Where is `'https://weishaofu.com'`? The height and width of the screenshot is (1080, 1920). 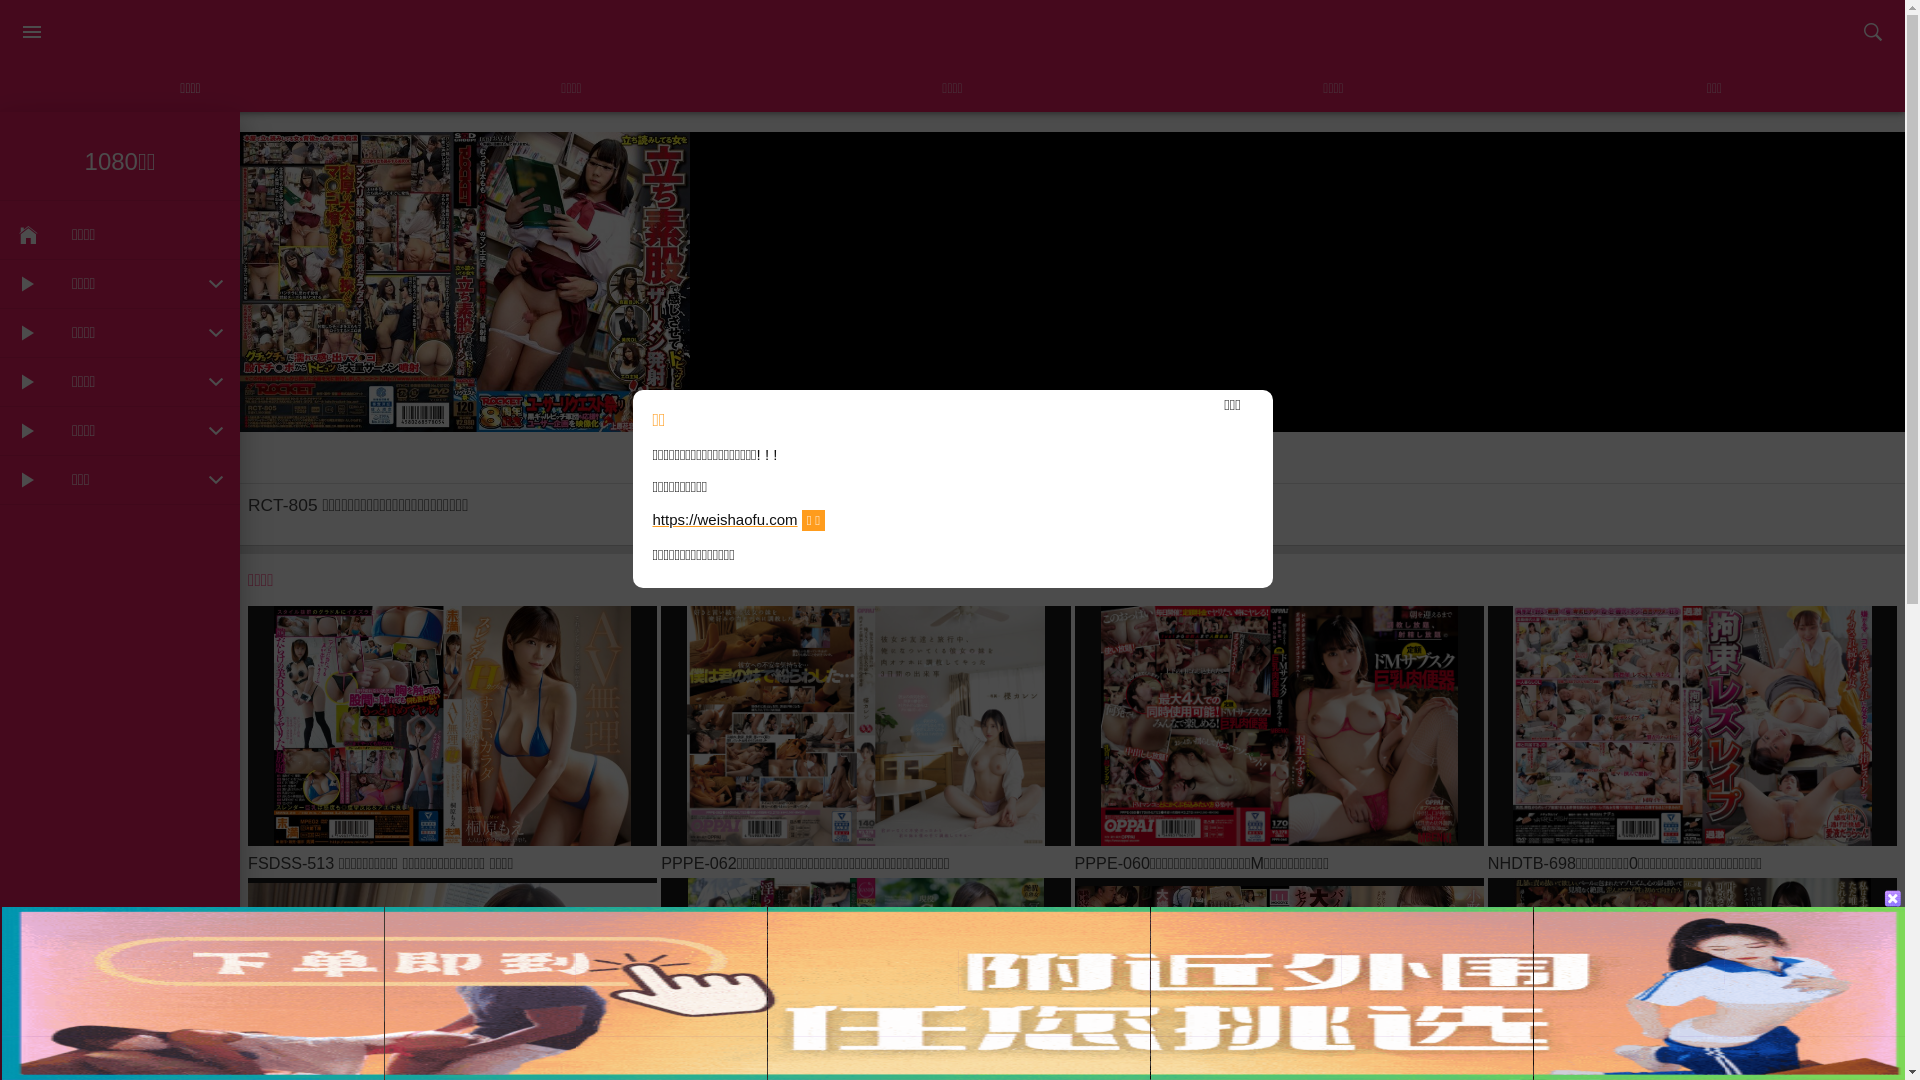 'https://weishaofu.com' is located at coordinates (723, 518).